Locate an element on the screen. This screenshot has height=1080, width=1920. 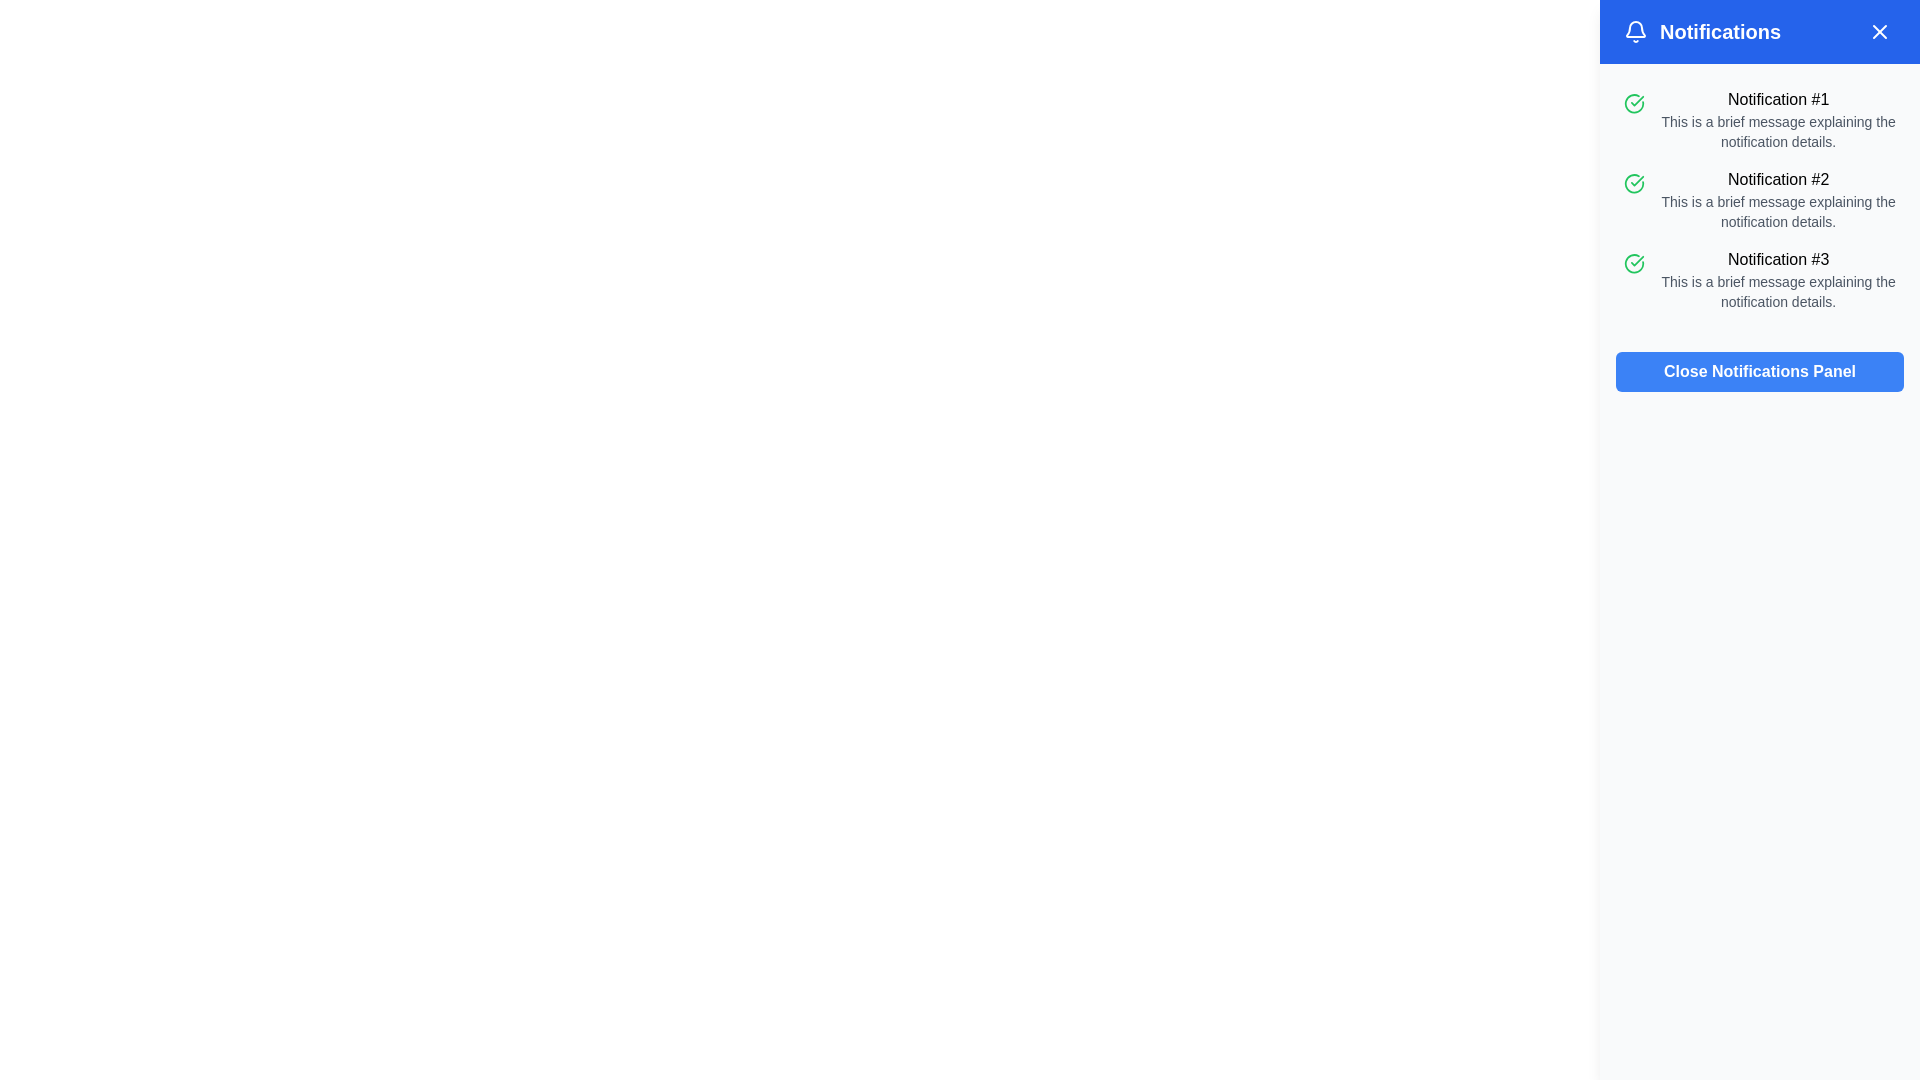
the header element with an icon and text that serves as the title for the notifications panel, located in the top-left section of the header bar is located at coordinates (1701, 31).